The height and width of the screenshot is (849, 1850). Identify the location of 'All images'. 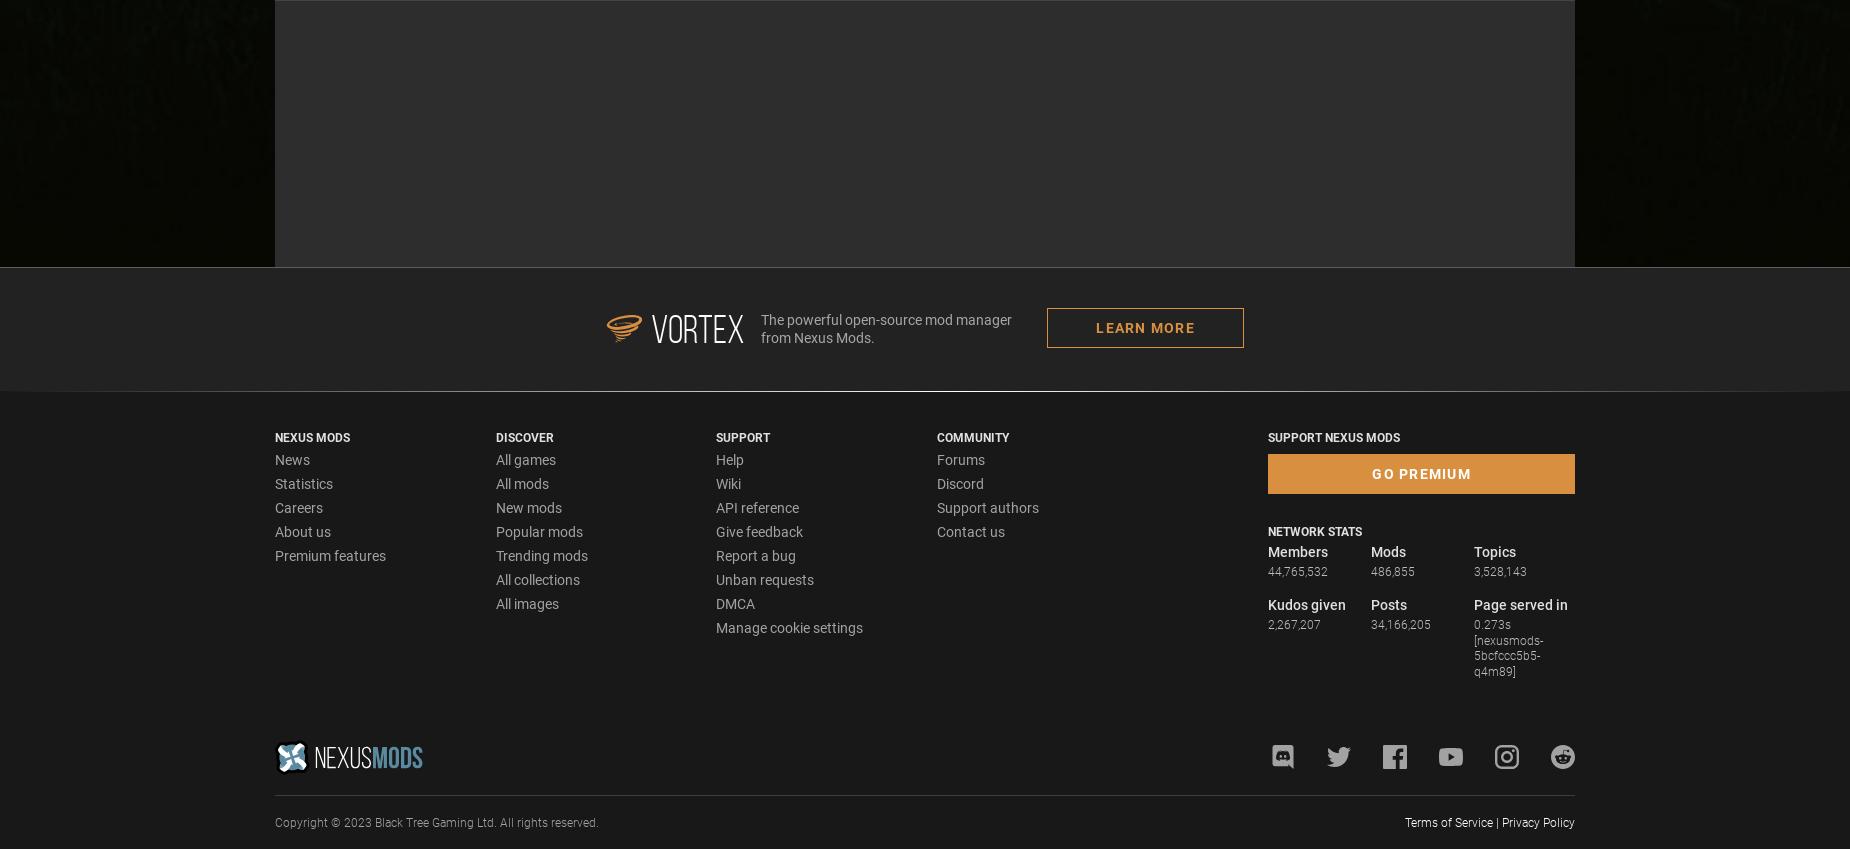
(526, 601).